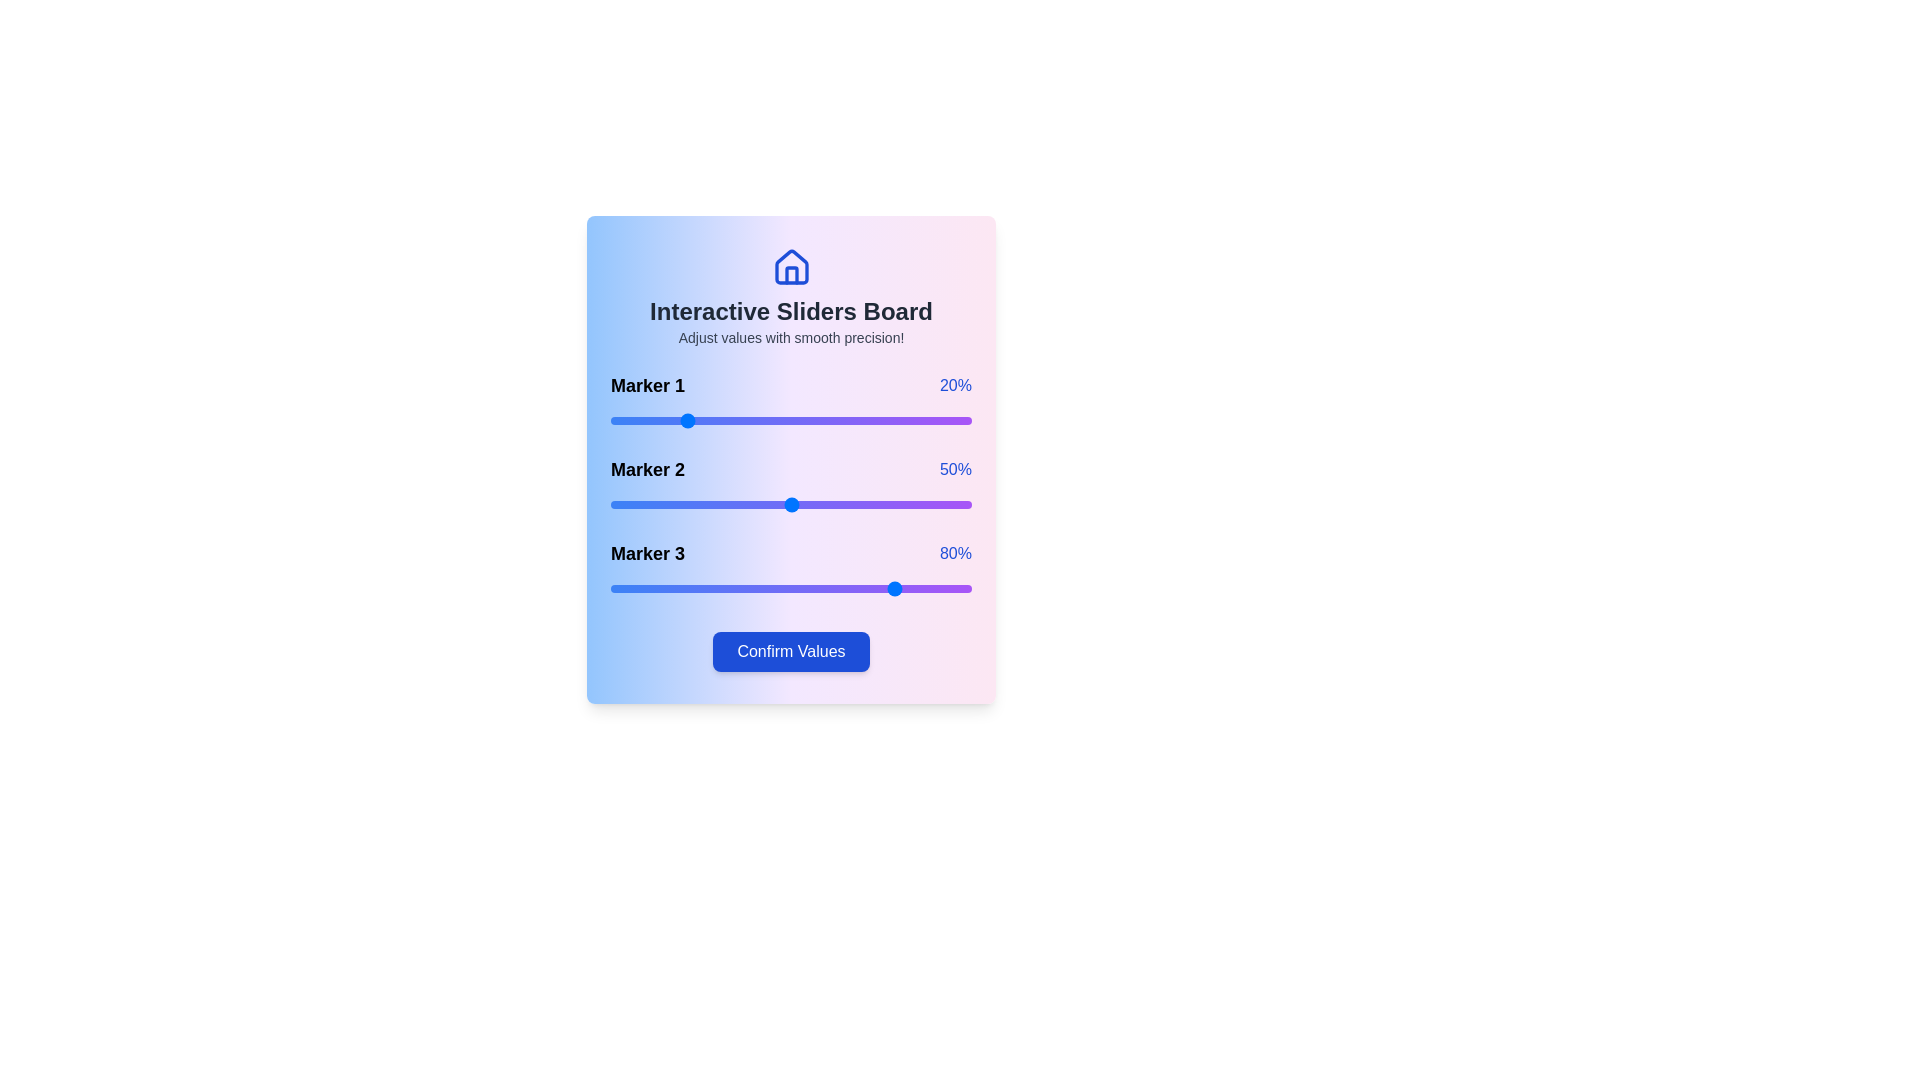  I want to click on the slider for Marker 1 to 31%, so click(721, 419).